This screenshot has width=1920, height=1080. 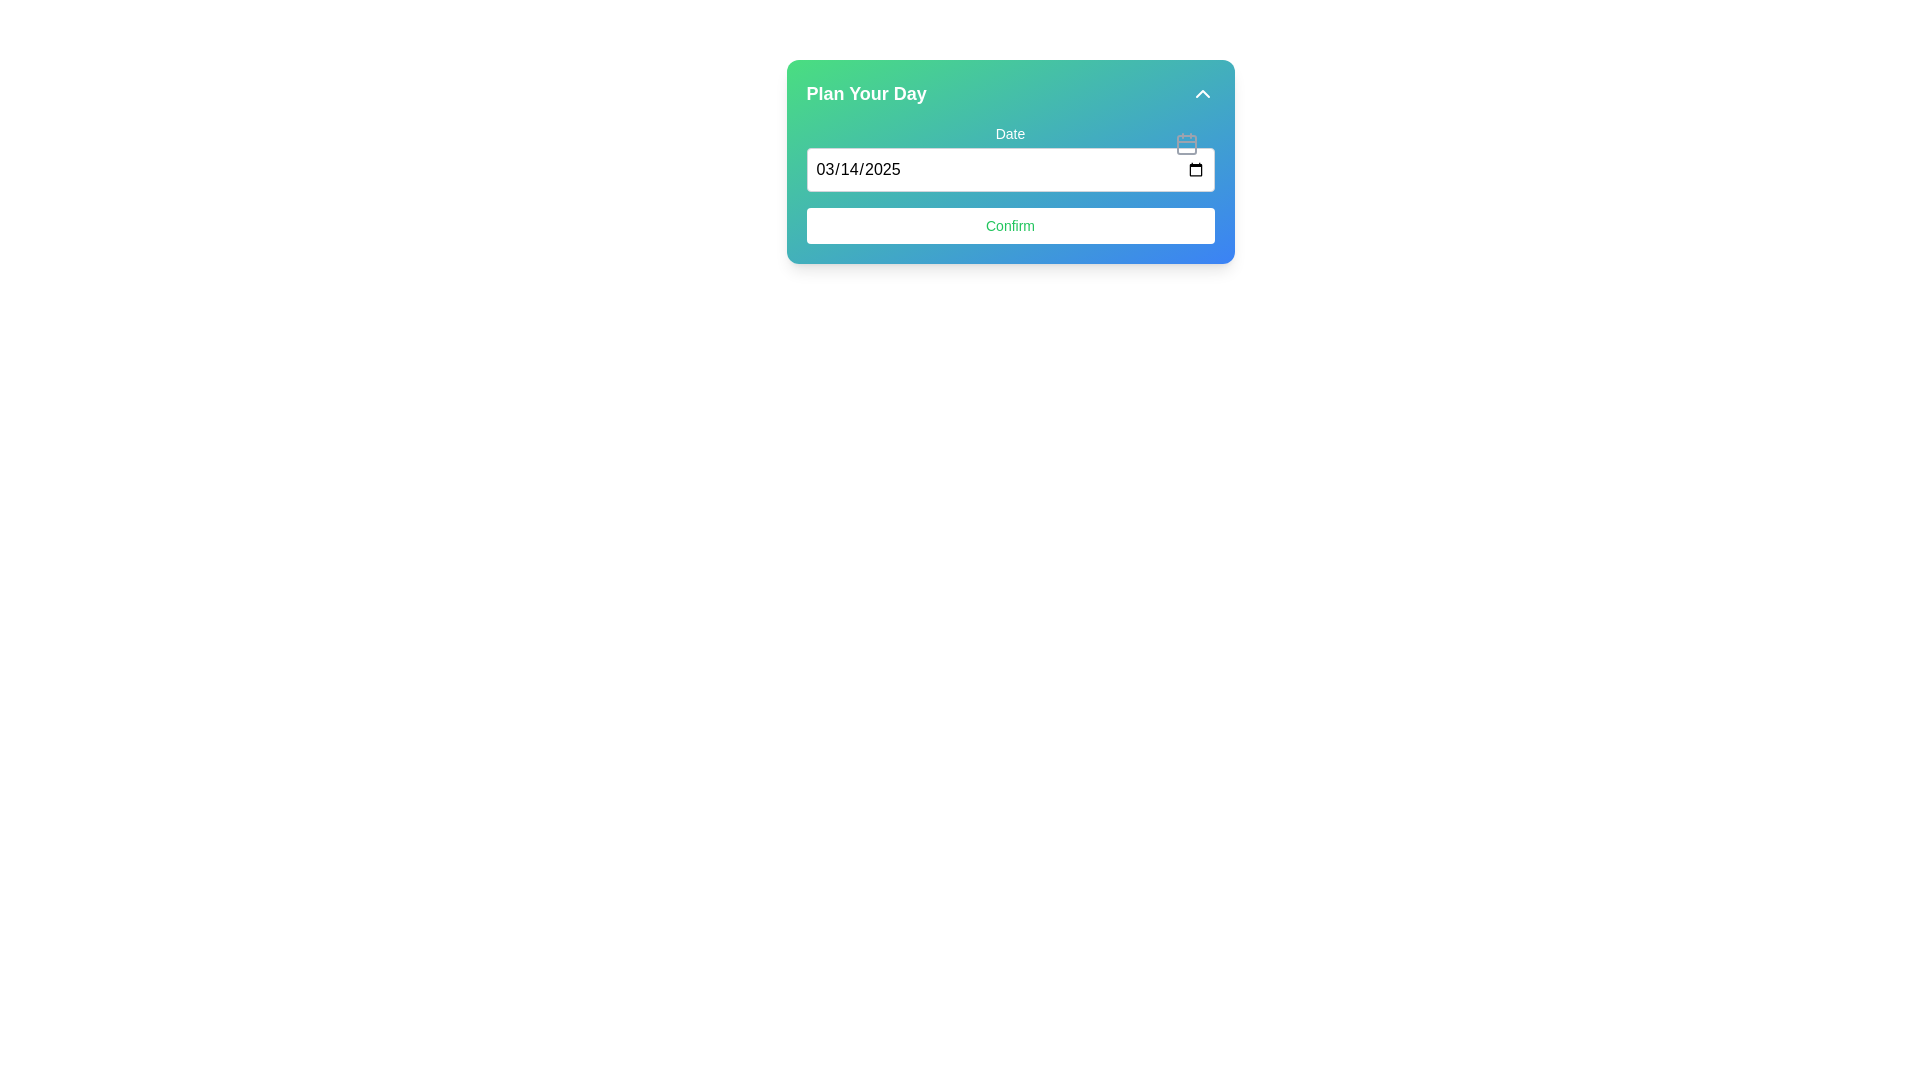 I want to click on the date selection icon located at the top-right corner of the 'Plan Your Day' card interface, so click(x=1186, y=142).